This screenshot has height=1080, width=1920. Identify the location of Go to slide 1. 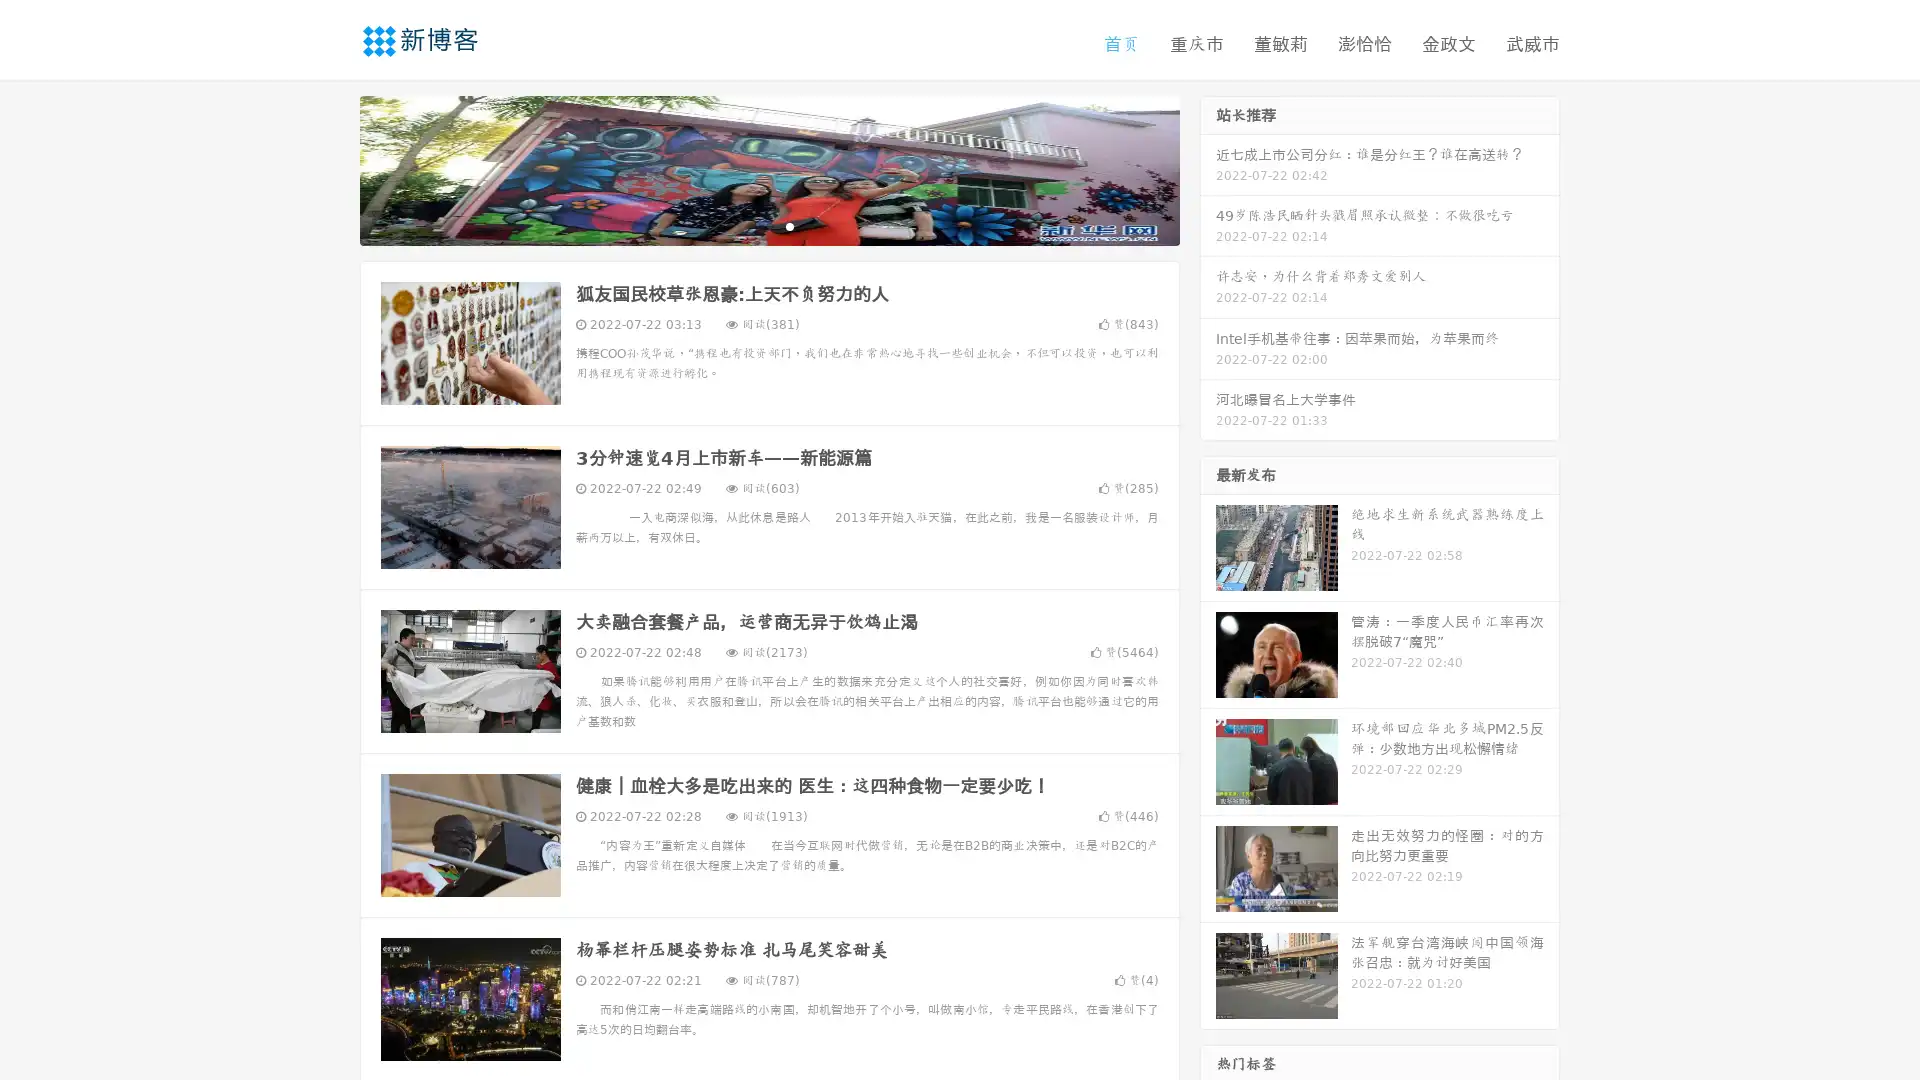
(748, 225).